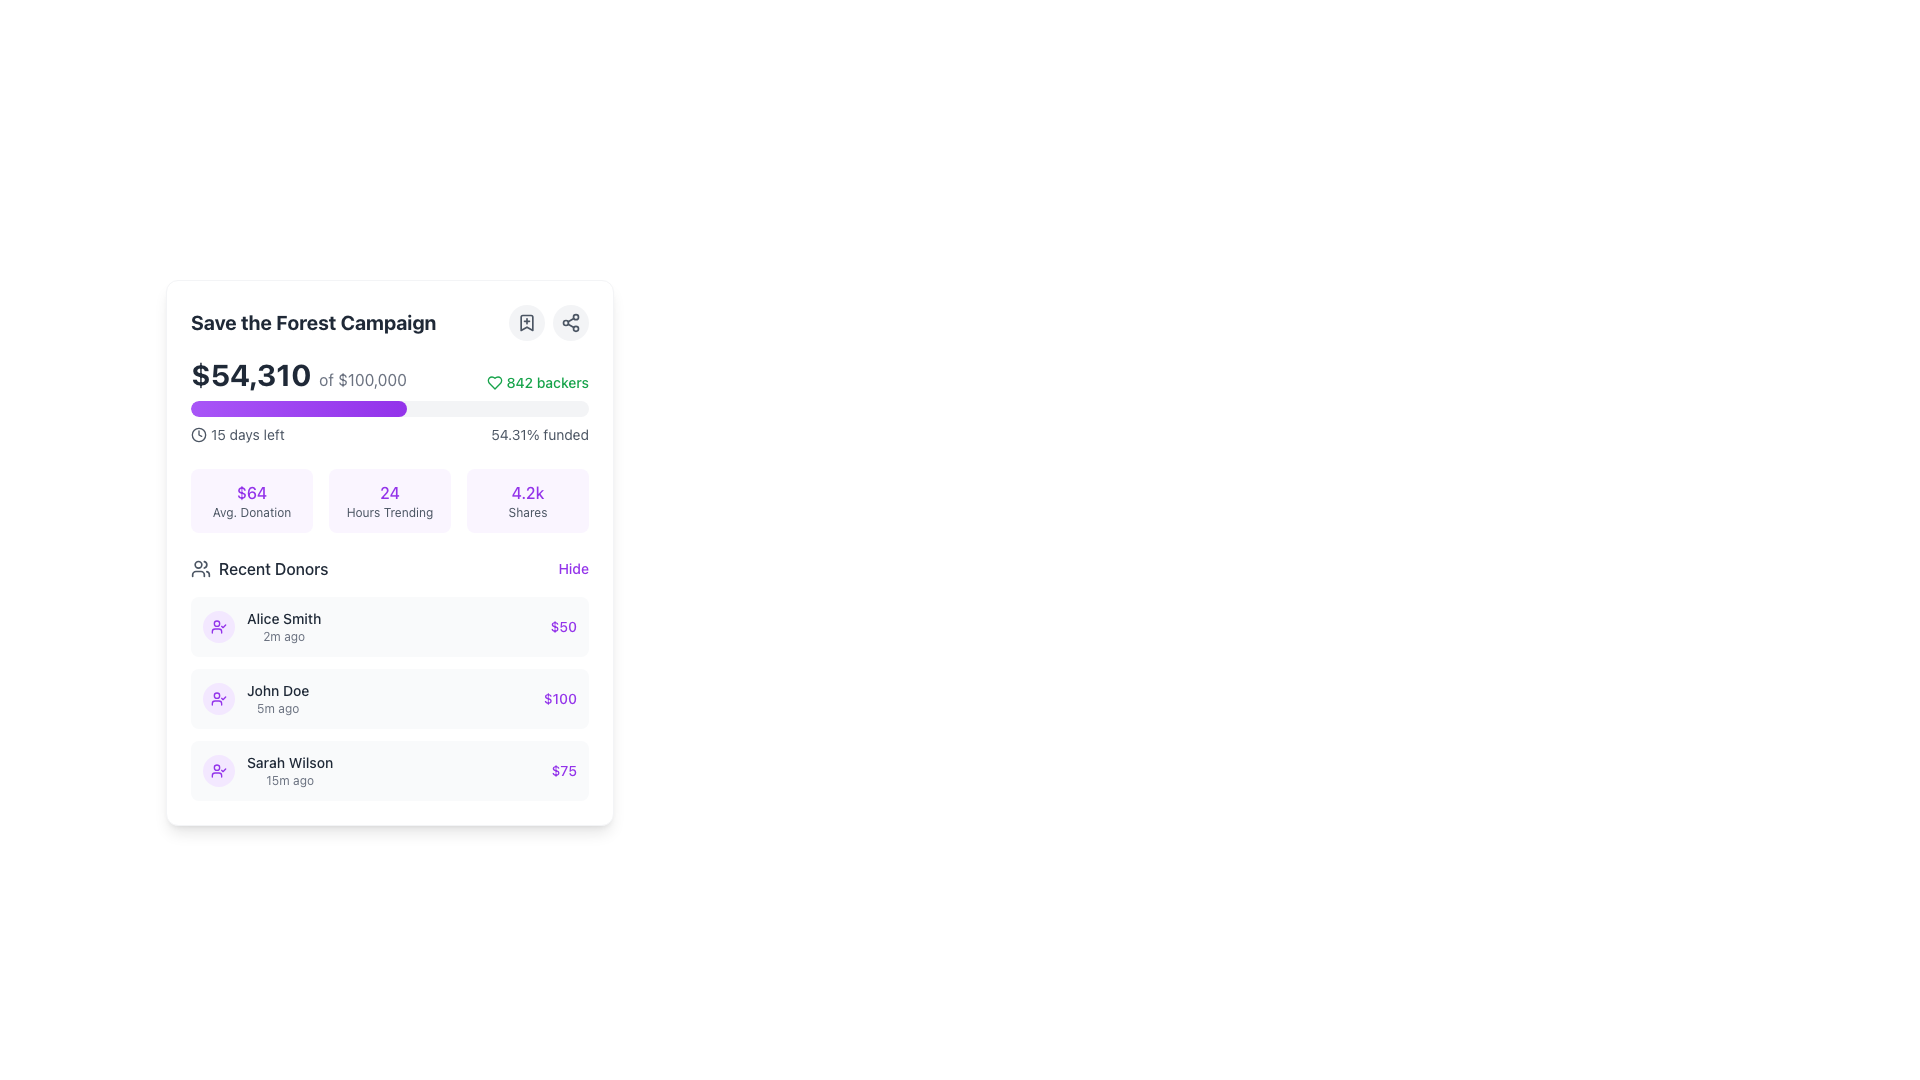 The width and height of the screenshot is (1920, 1080). Describe the element at coordinates (527, 322) in the screenshot. I see `the circular button with a bookmark icon, located at the top-right corner of the card` at that location.